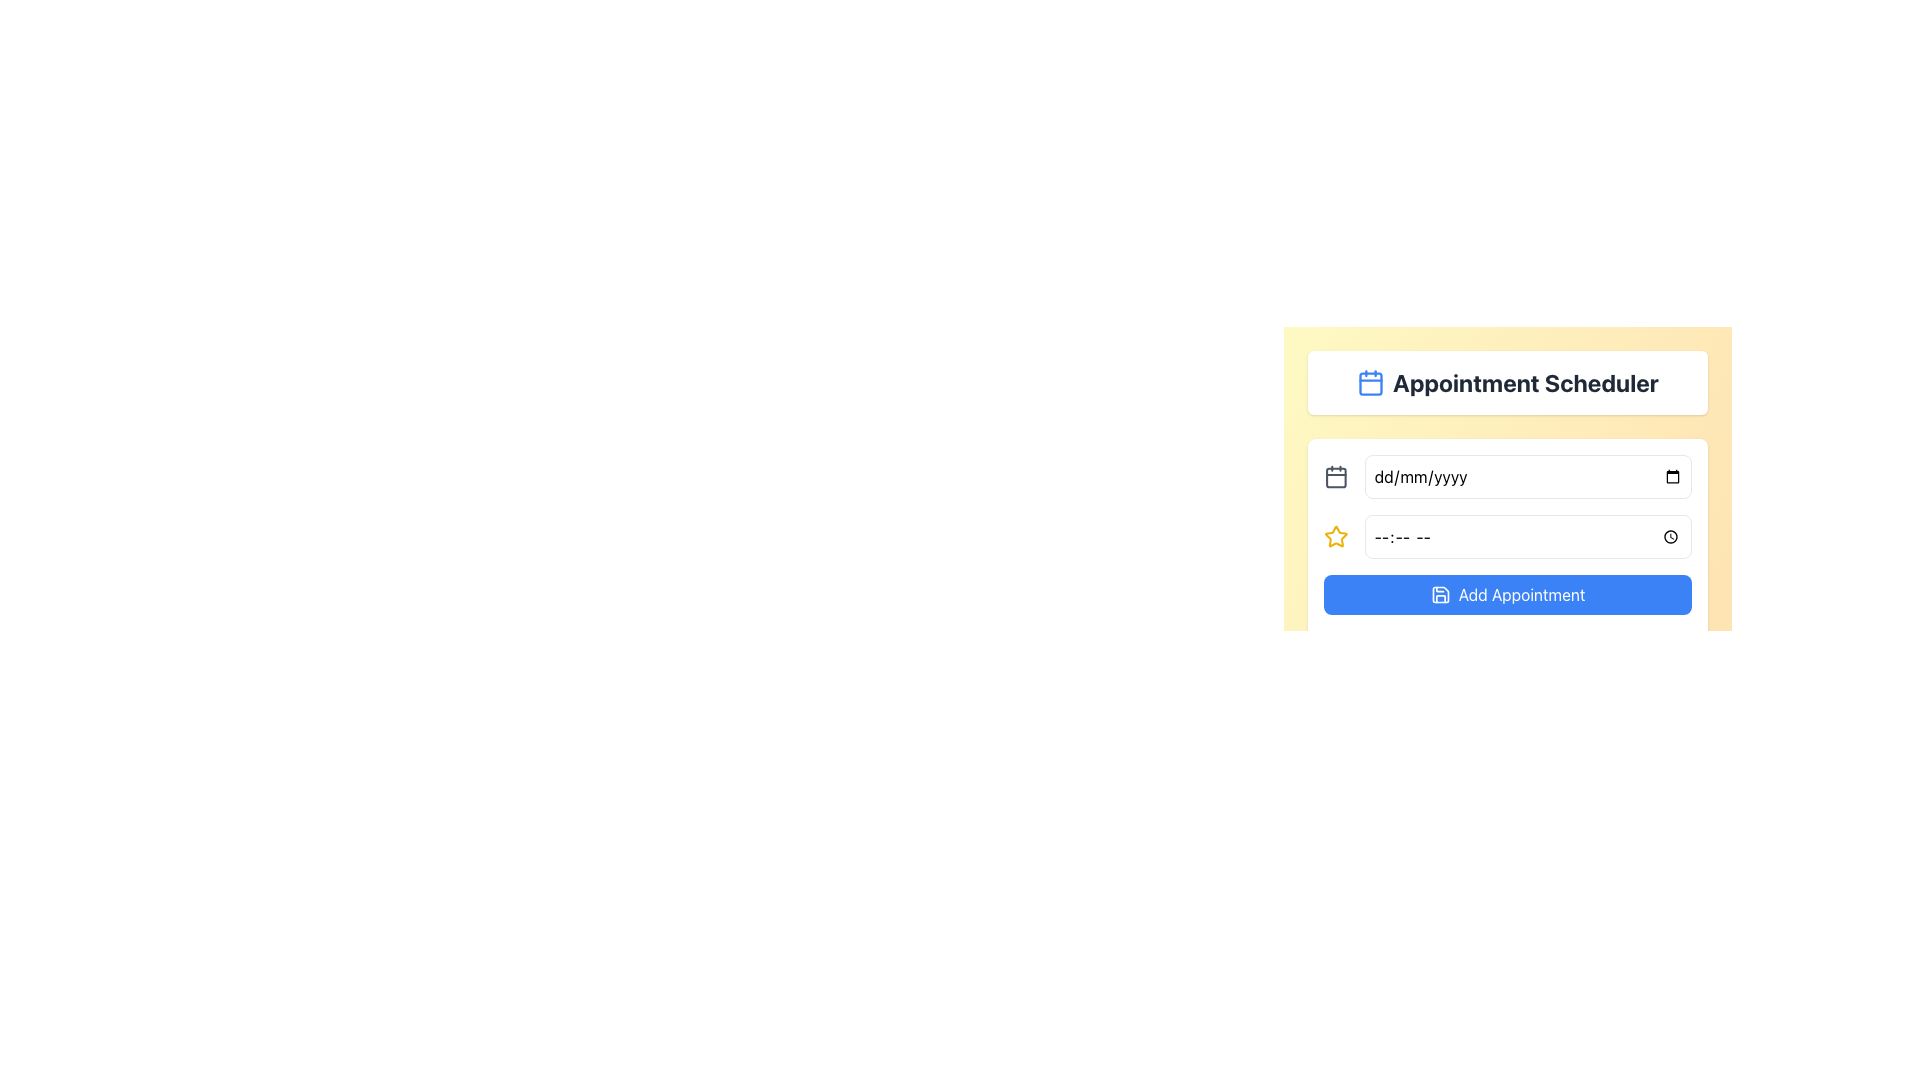 This screenshot has width=1920, height=1080. I want to click on the interactive icon located to the left of the 'Add Appointment' button, which aids in saving or confirming an appointment, so click(1440, 593).